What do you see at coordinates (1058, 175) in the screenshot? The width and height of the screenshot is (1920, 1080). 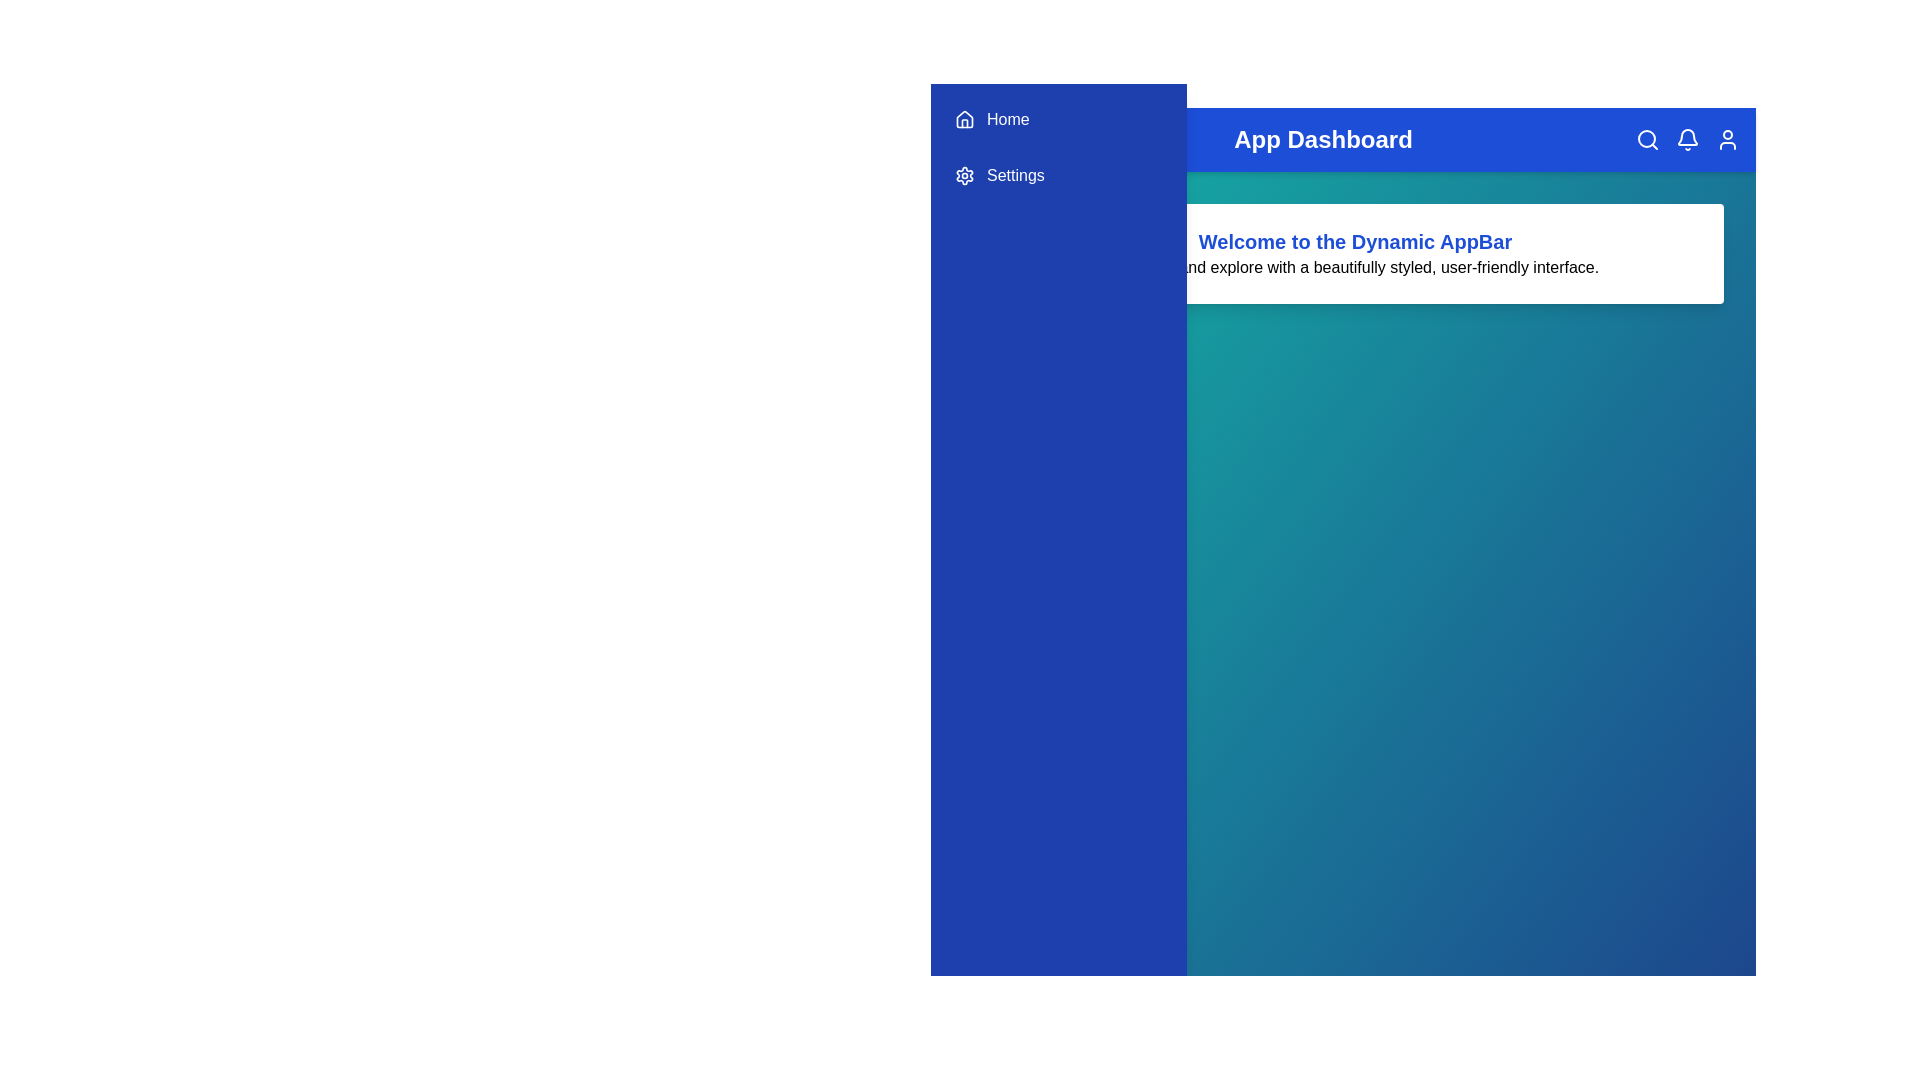 I see `the 'Settings' menu item in the navigation menu` at bounding box center [1058, 175].